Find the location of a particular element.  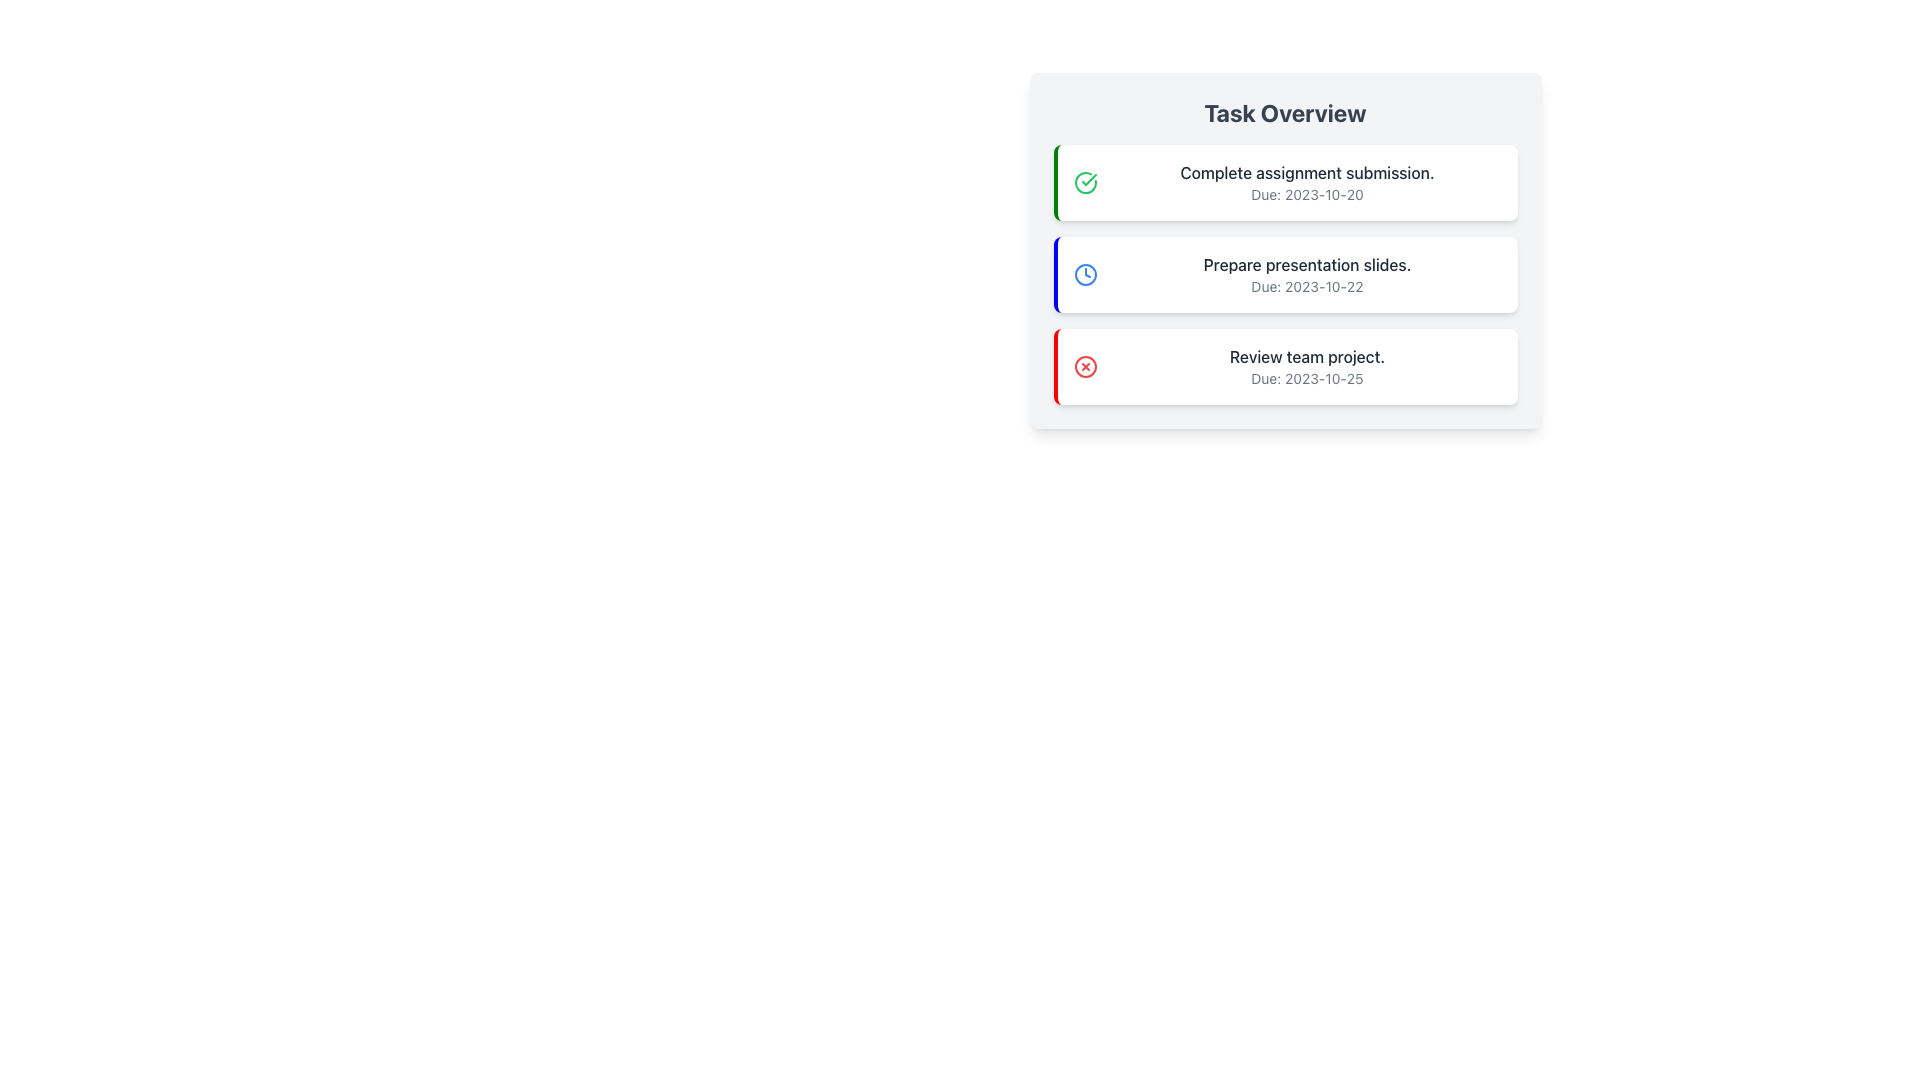

the text label displaying 'Due: 2023-10-22' in the second task entry under the 'Task Overview' section is located at coordinates (1307, 286).